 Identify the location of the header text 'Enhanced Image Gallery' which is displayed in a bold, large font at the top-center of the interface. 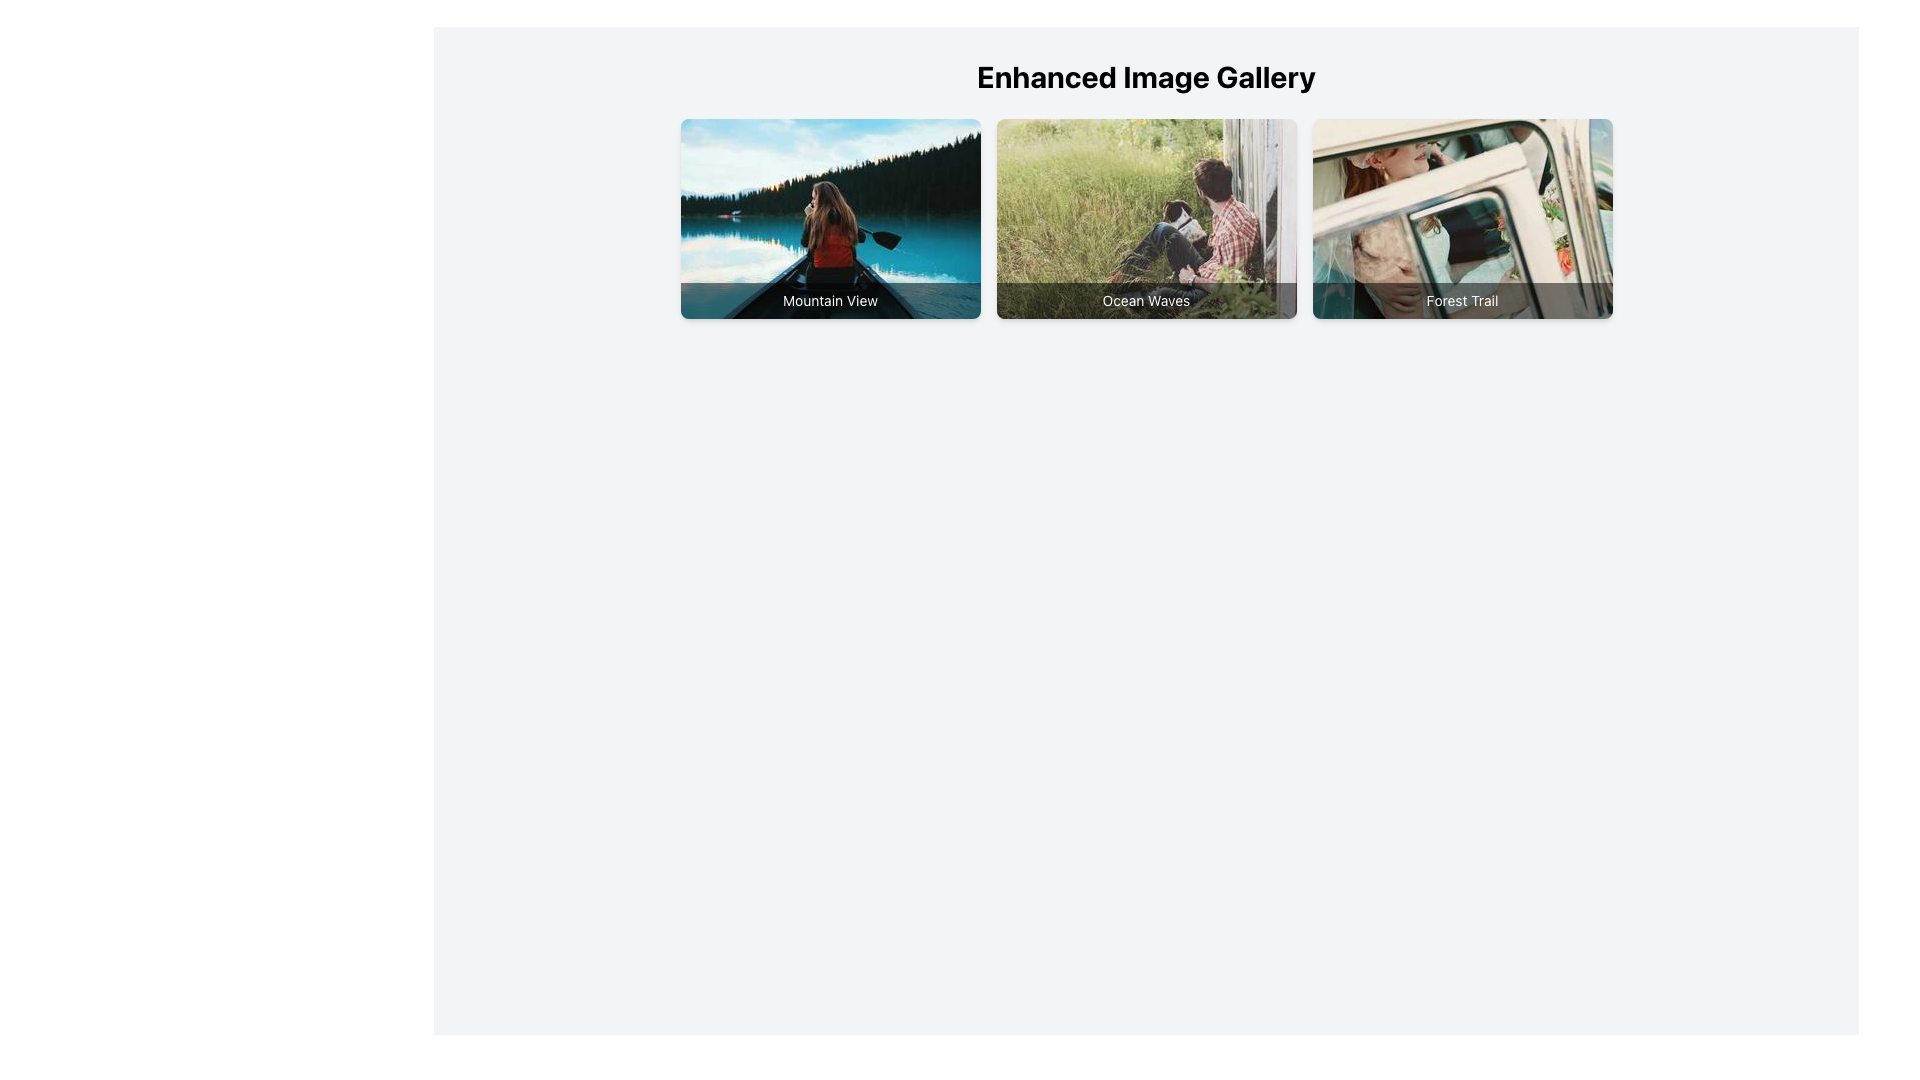
(1146, 76).